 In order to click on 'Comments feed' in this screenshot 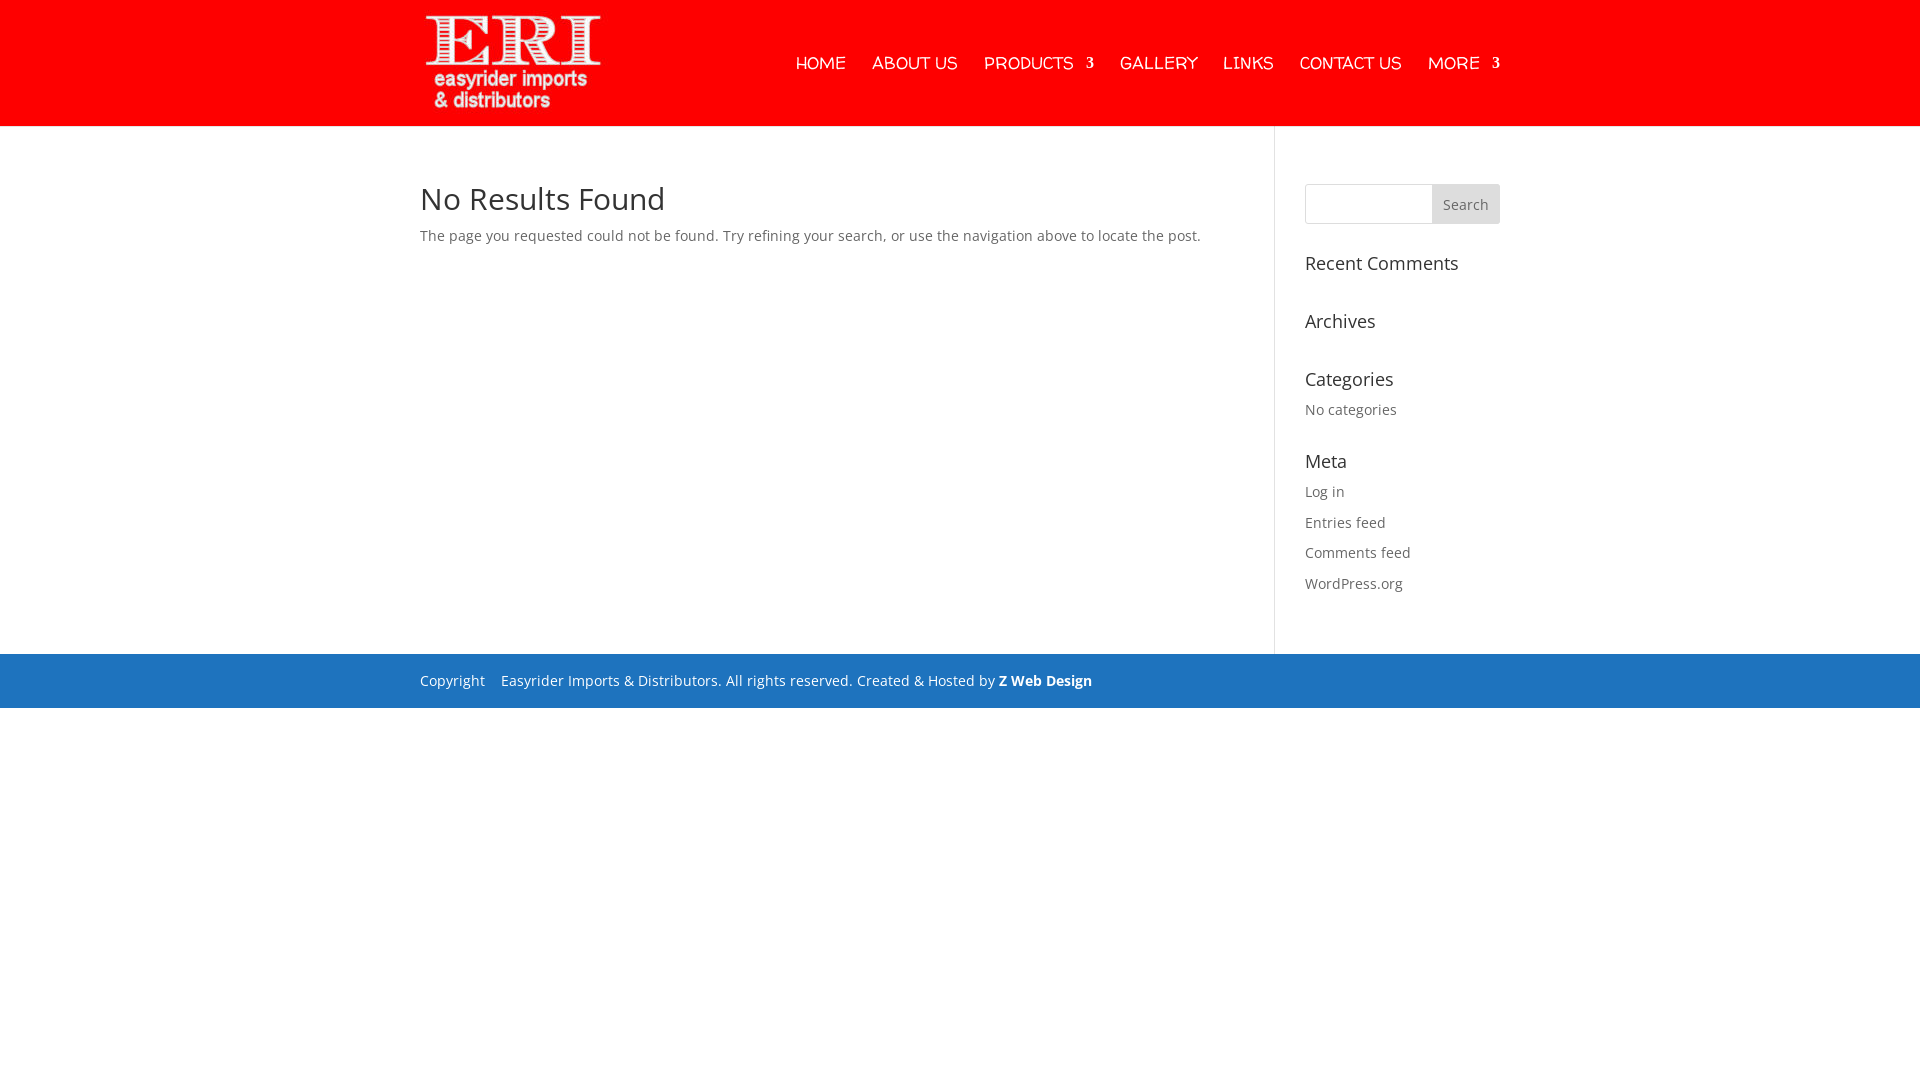, I will do `click(1358, 552)`.